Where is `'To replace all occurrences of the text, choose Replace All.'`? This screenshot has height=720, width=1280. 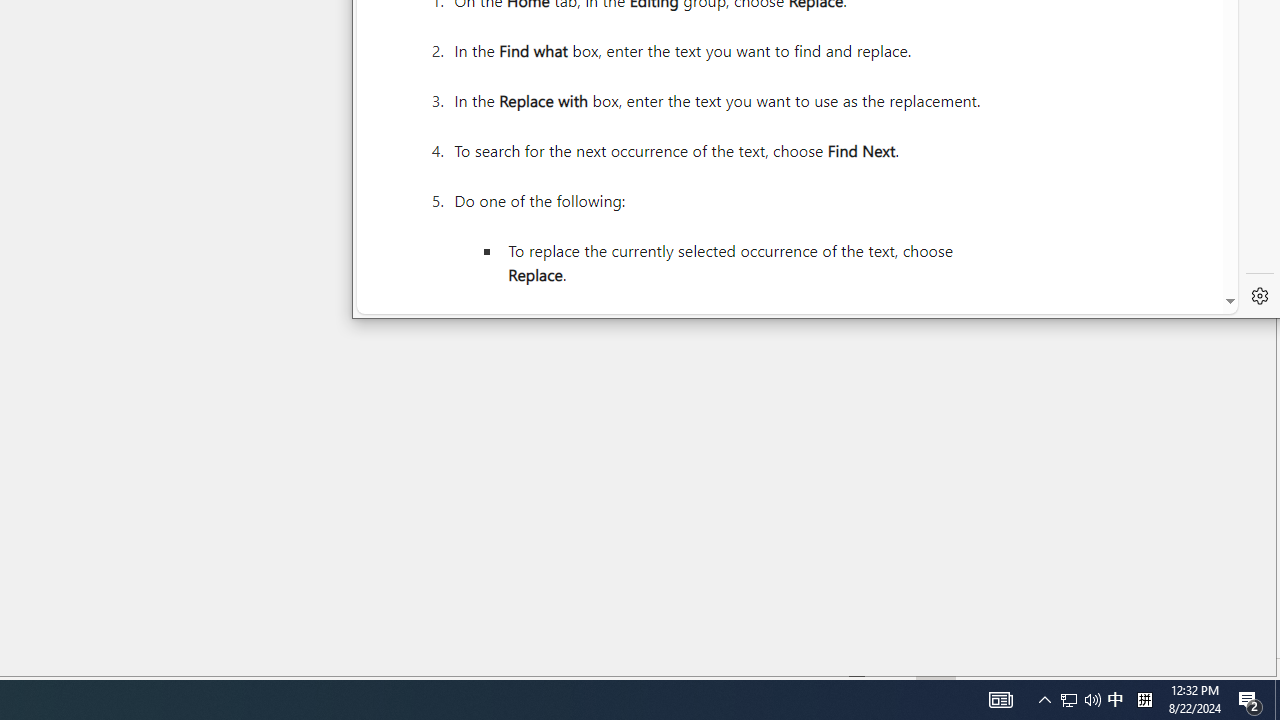
'To replace all occurrences of the text, choose Replace All.' is located at coordinates (742, 324).